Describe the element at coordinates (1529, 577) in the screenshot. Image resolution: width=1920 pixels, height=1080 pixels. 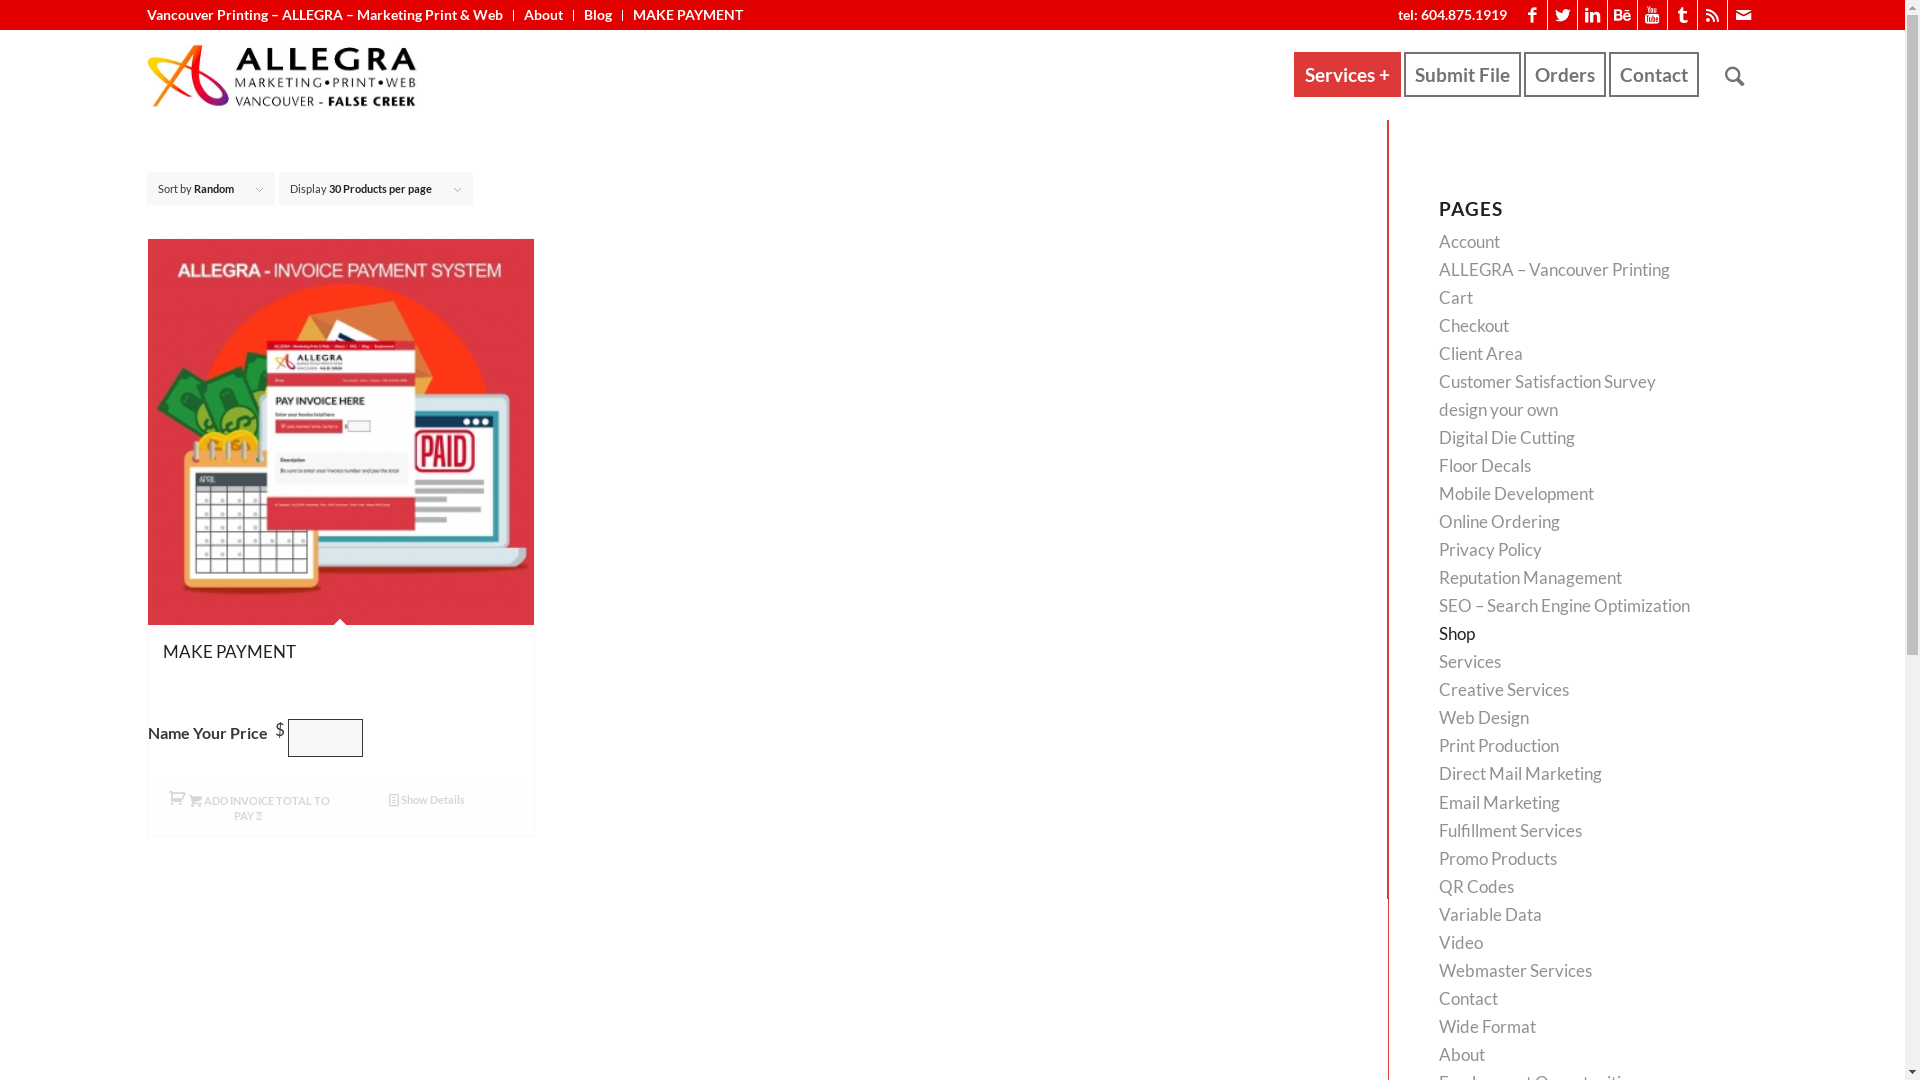
I see `'Reputation Management'` at that location.